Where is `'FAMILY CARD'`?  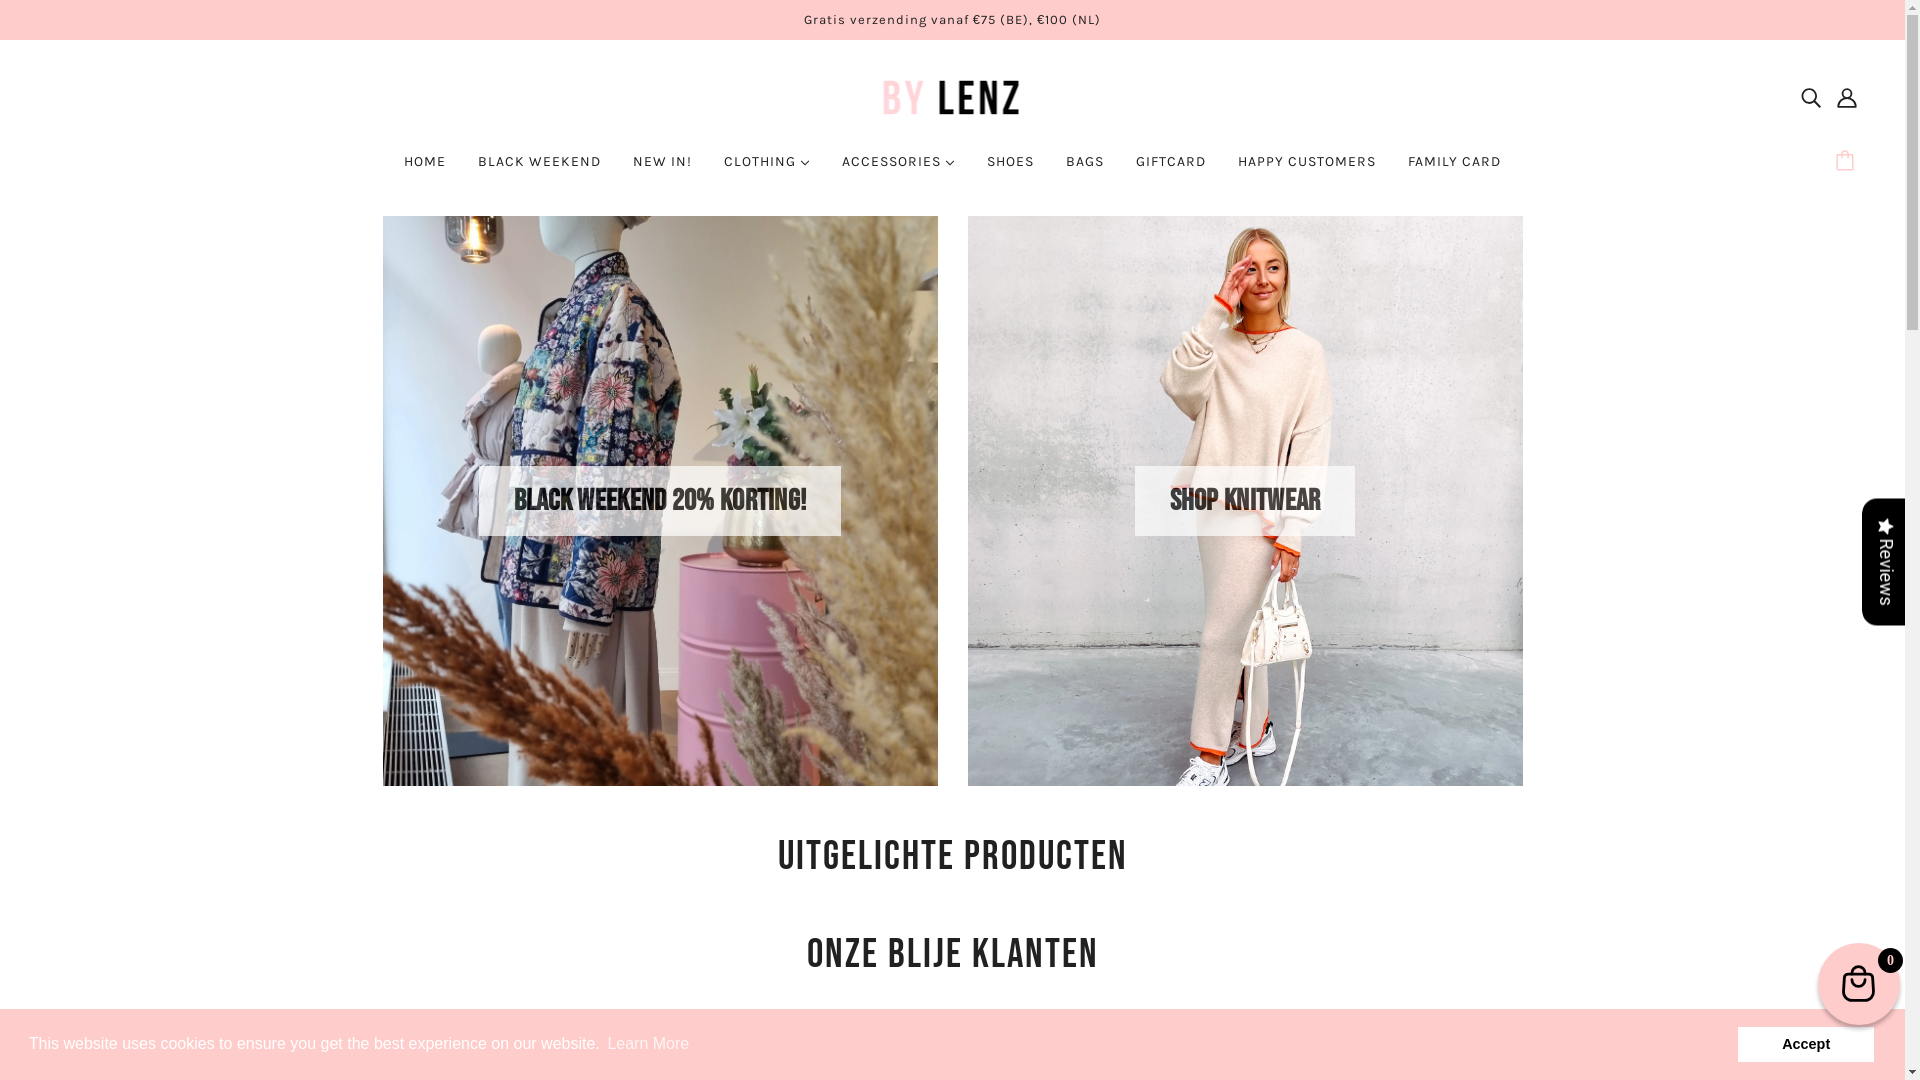 'FAMILY CARD' is located at coordinates (1454, 168).